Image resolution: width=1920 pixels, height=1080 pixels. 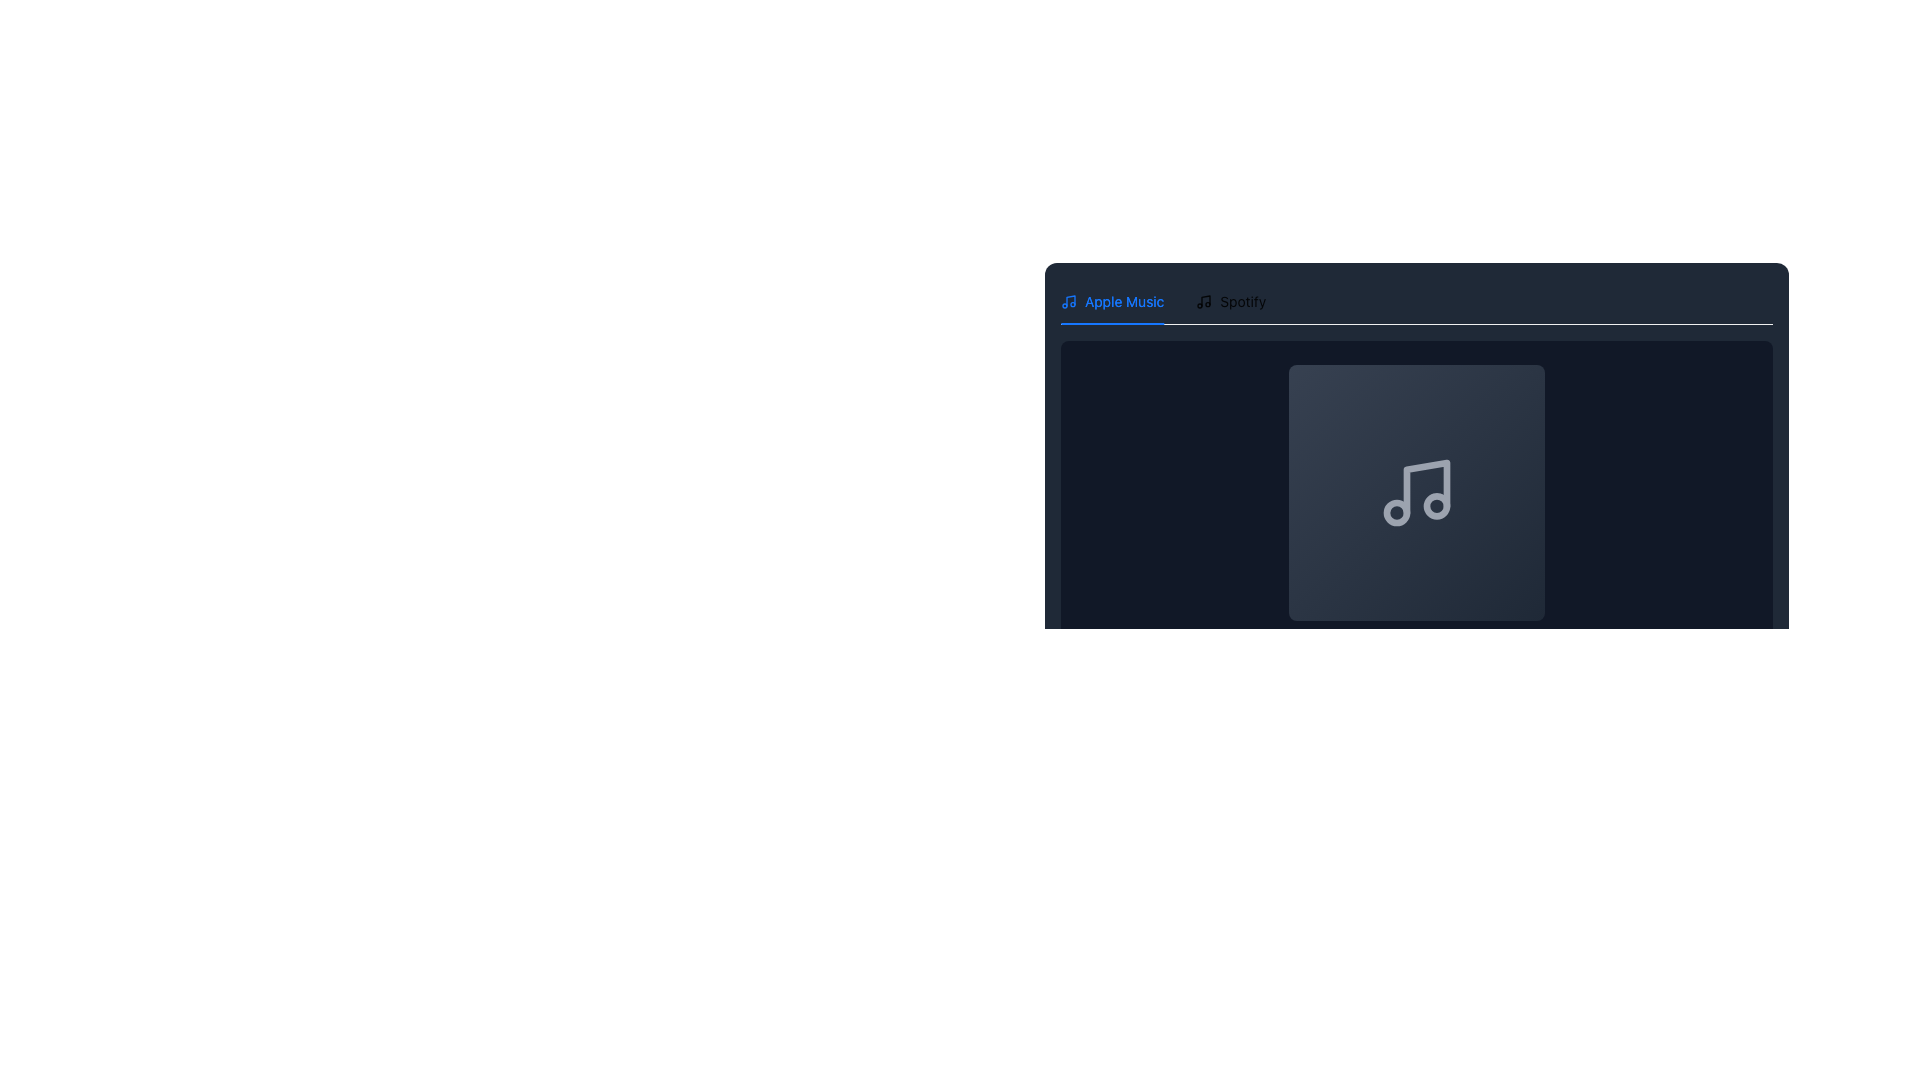 I want to click on the 'Spotify' tab in the top navigation bar, so click(x=1230, y=301).